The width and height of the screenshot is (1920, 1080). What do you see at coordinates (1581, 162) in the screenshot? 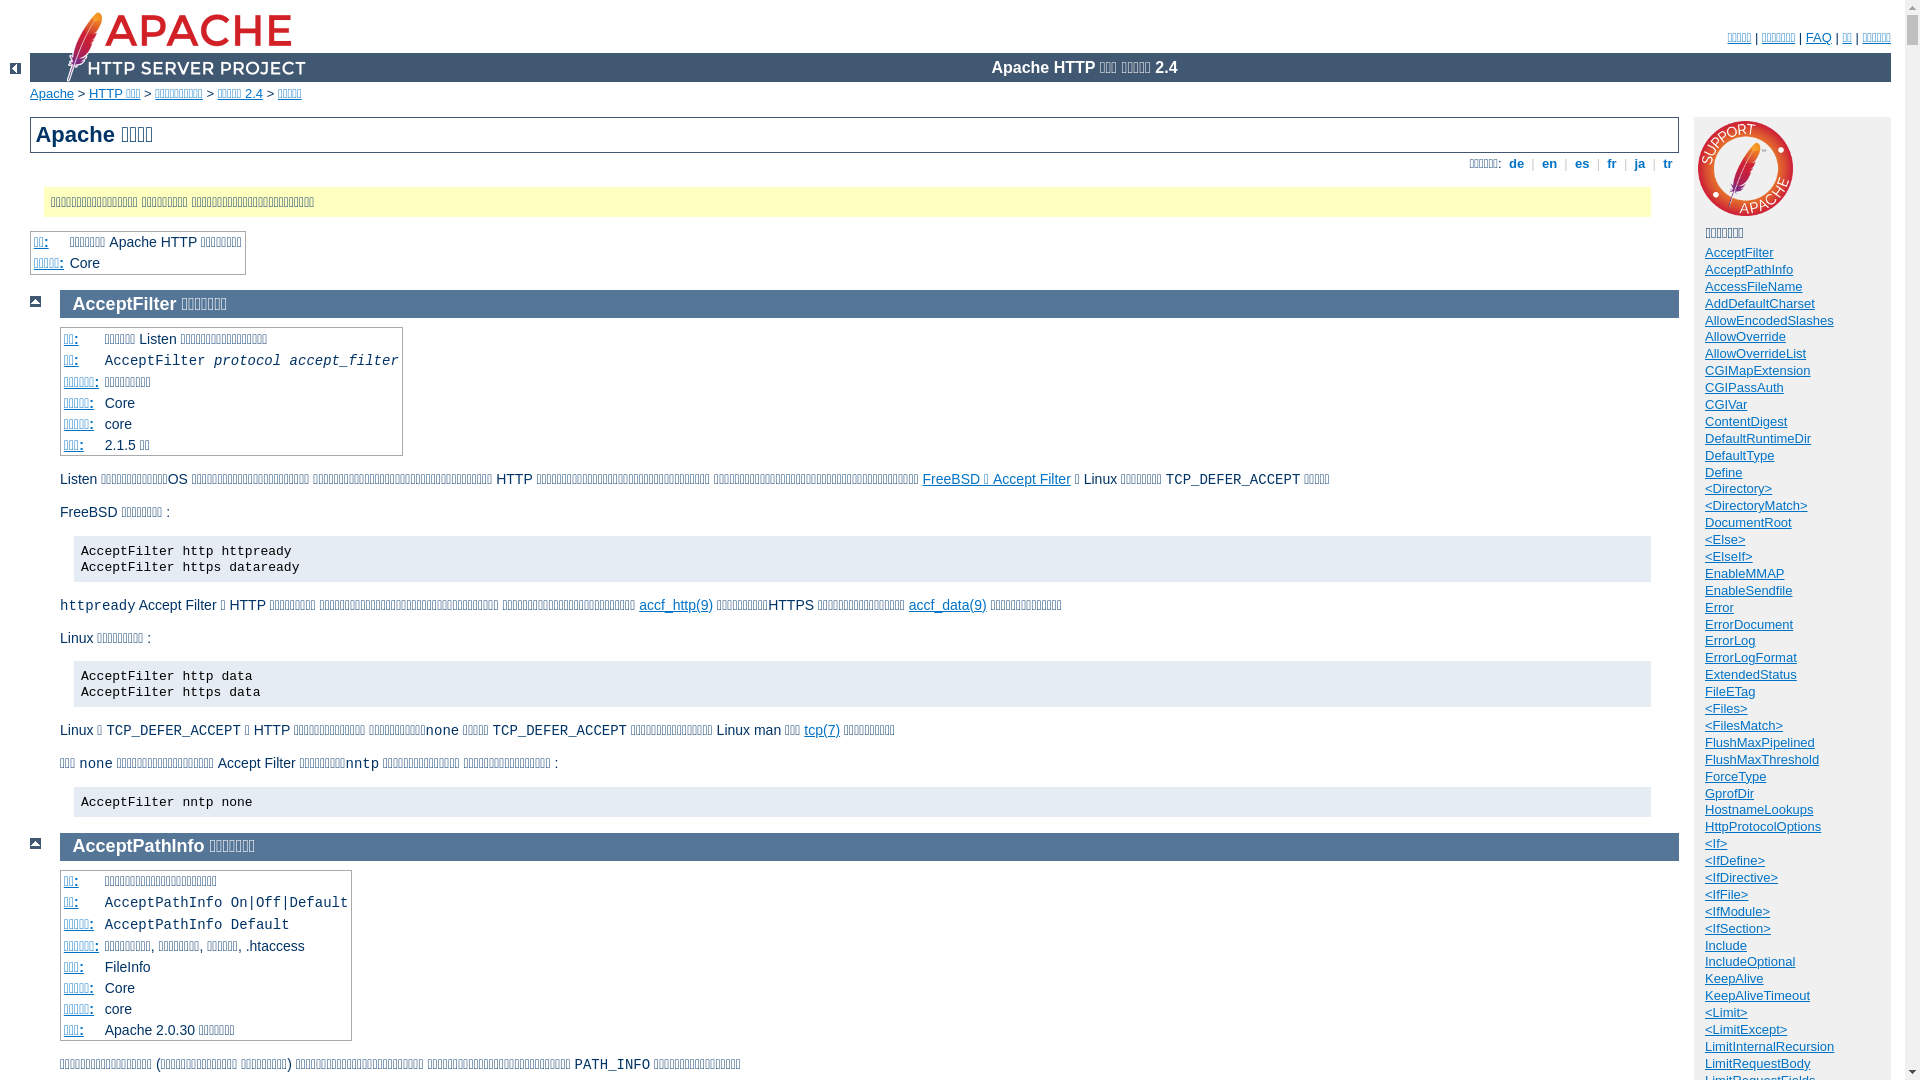
I see `' es '` at bounding box center [1581, 162].